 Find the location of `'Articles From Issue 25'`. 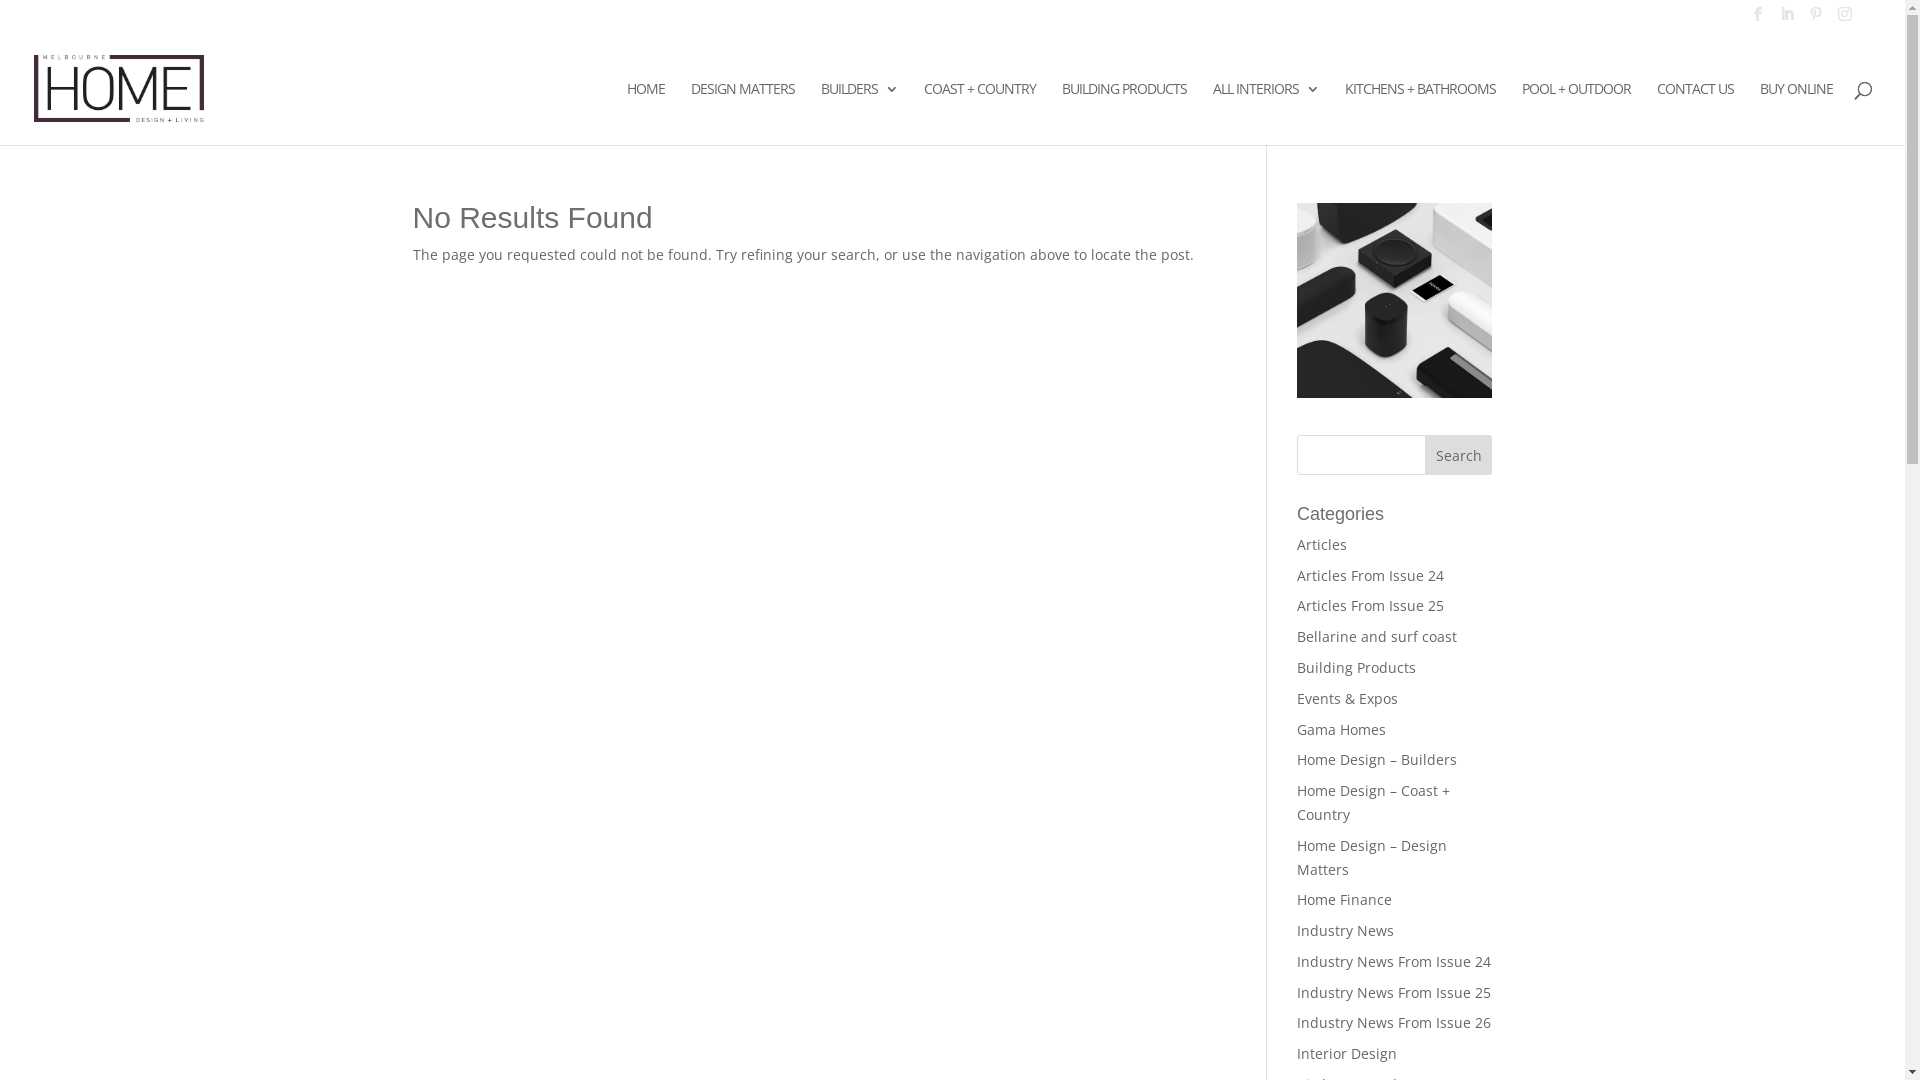

'Articles From Issue 25' is located at coordinates (1369, 604).